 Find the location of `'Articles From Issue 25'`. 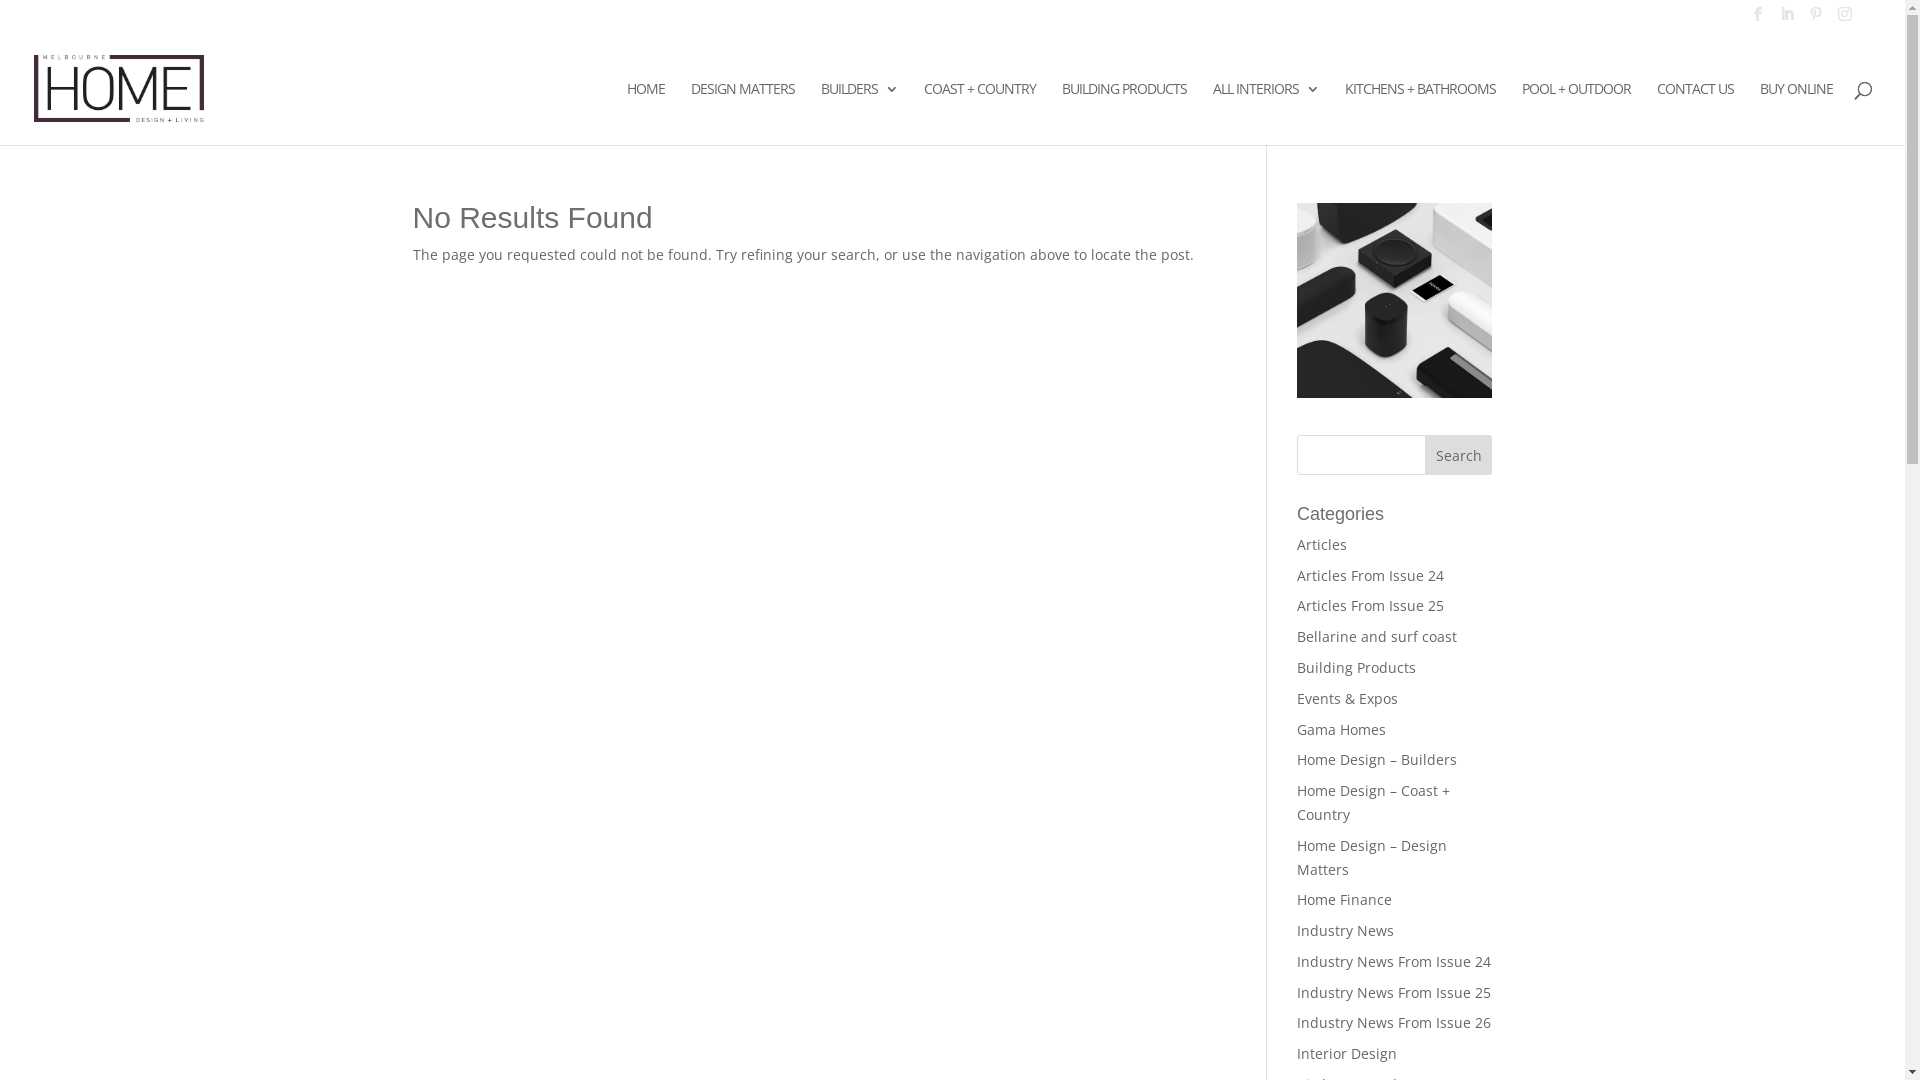

'Articles From Issue 25' is located at coordinates (1369, 604).